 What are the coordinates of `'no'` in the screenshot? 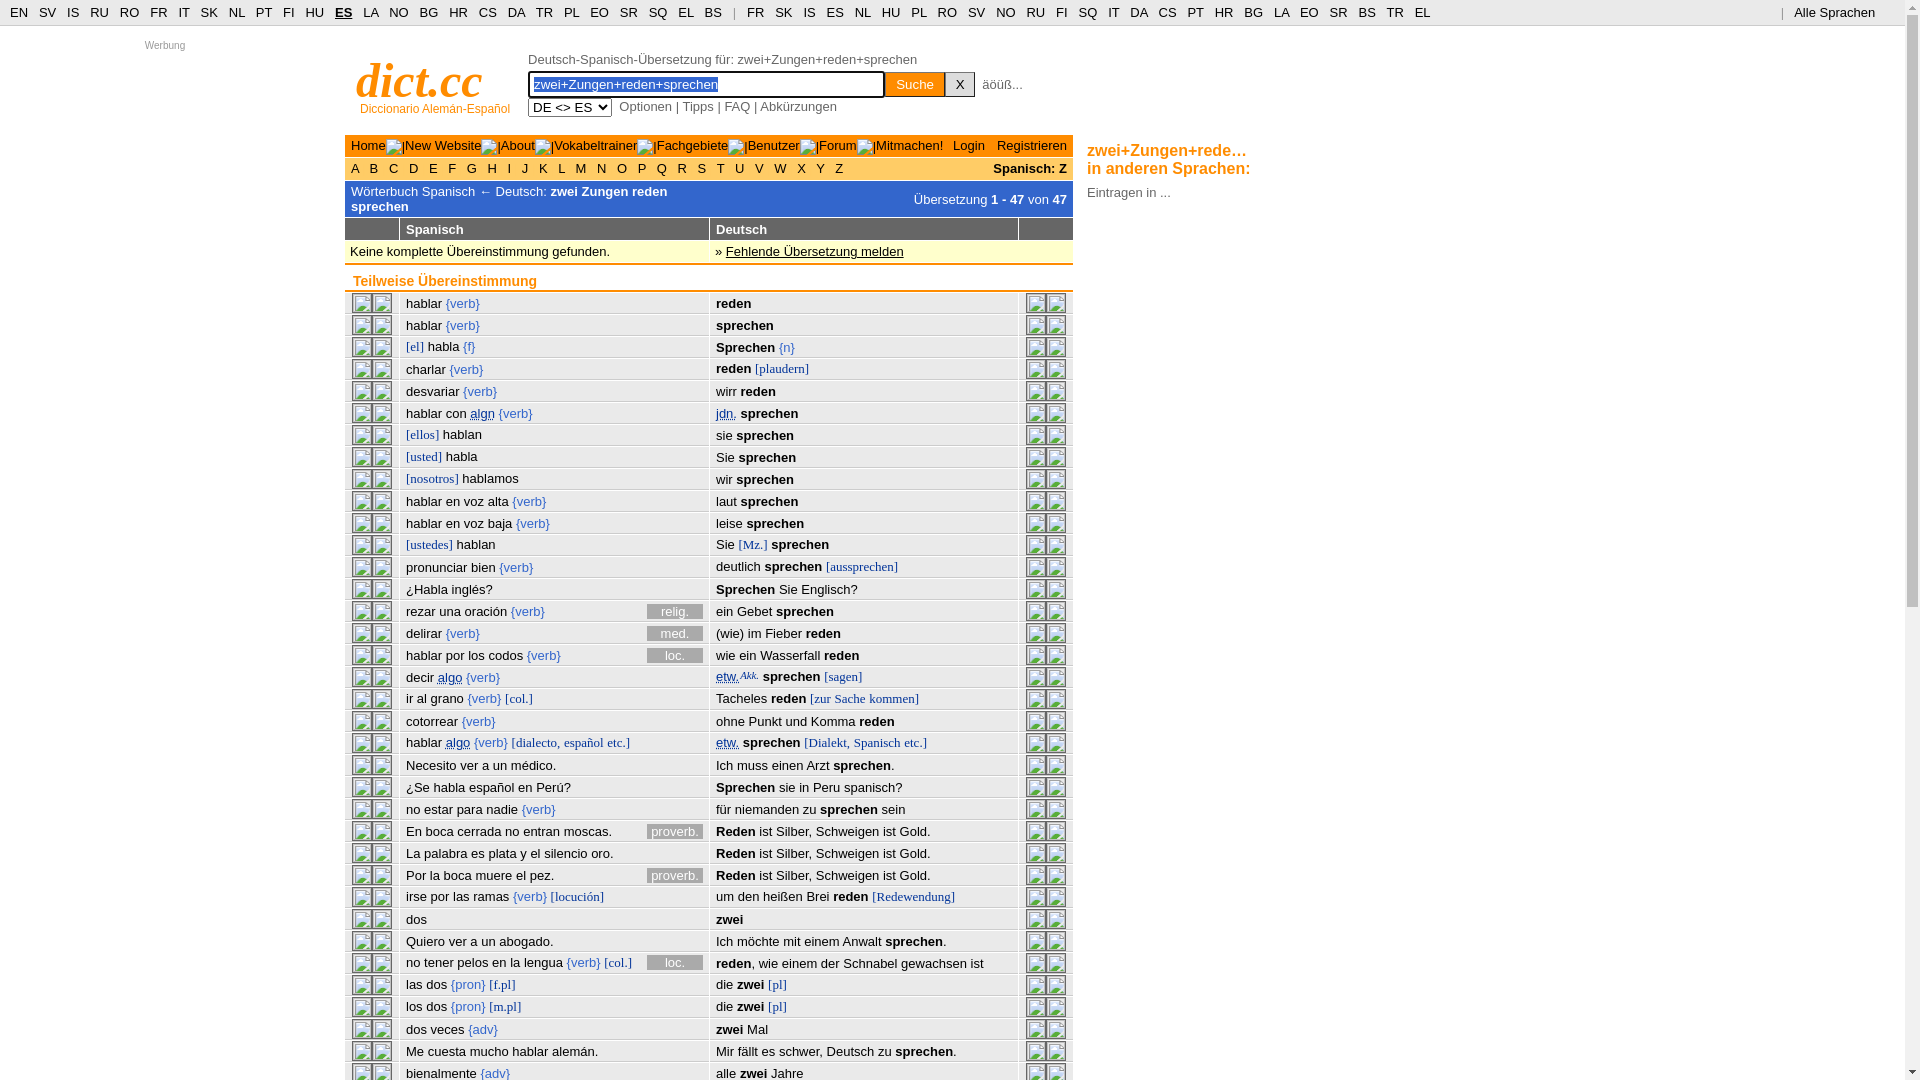 It's located at (504, 831).